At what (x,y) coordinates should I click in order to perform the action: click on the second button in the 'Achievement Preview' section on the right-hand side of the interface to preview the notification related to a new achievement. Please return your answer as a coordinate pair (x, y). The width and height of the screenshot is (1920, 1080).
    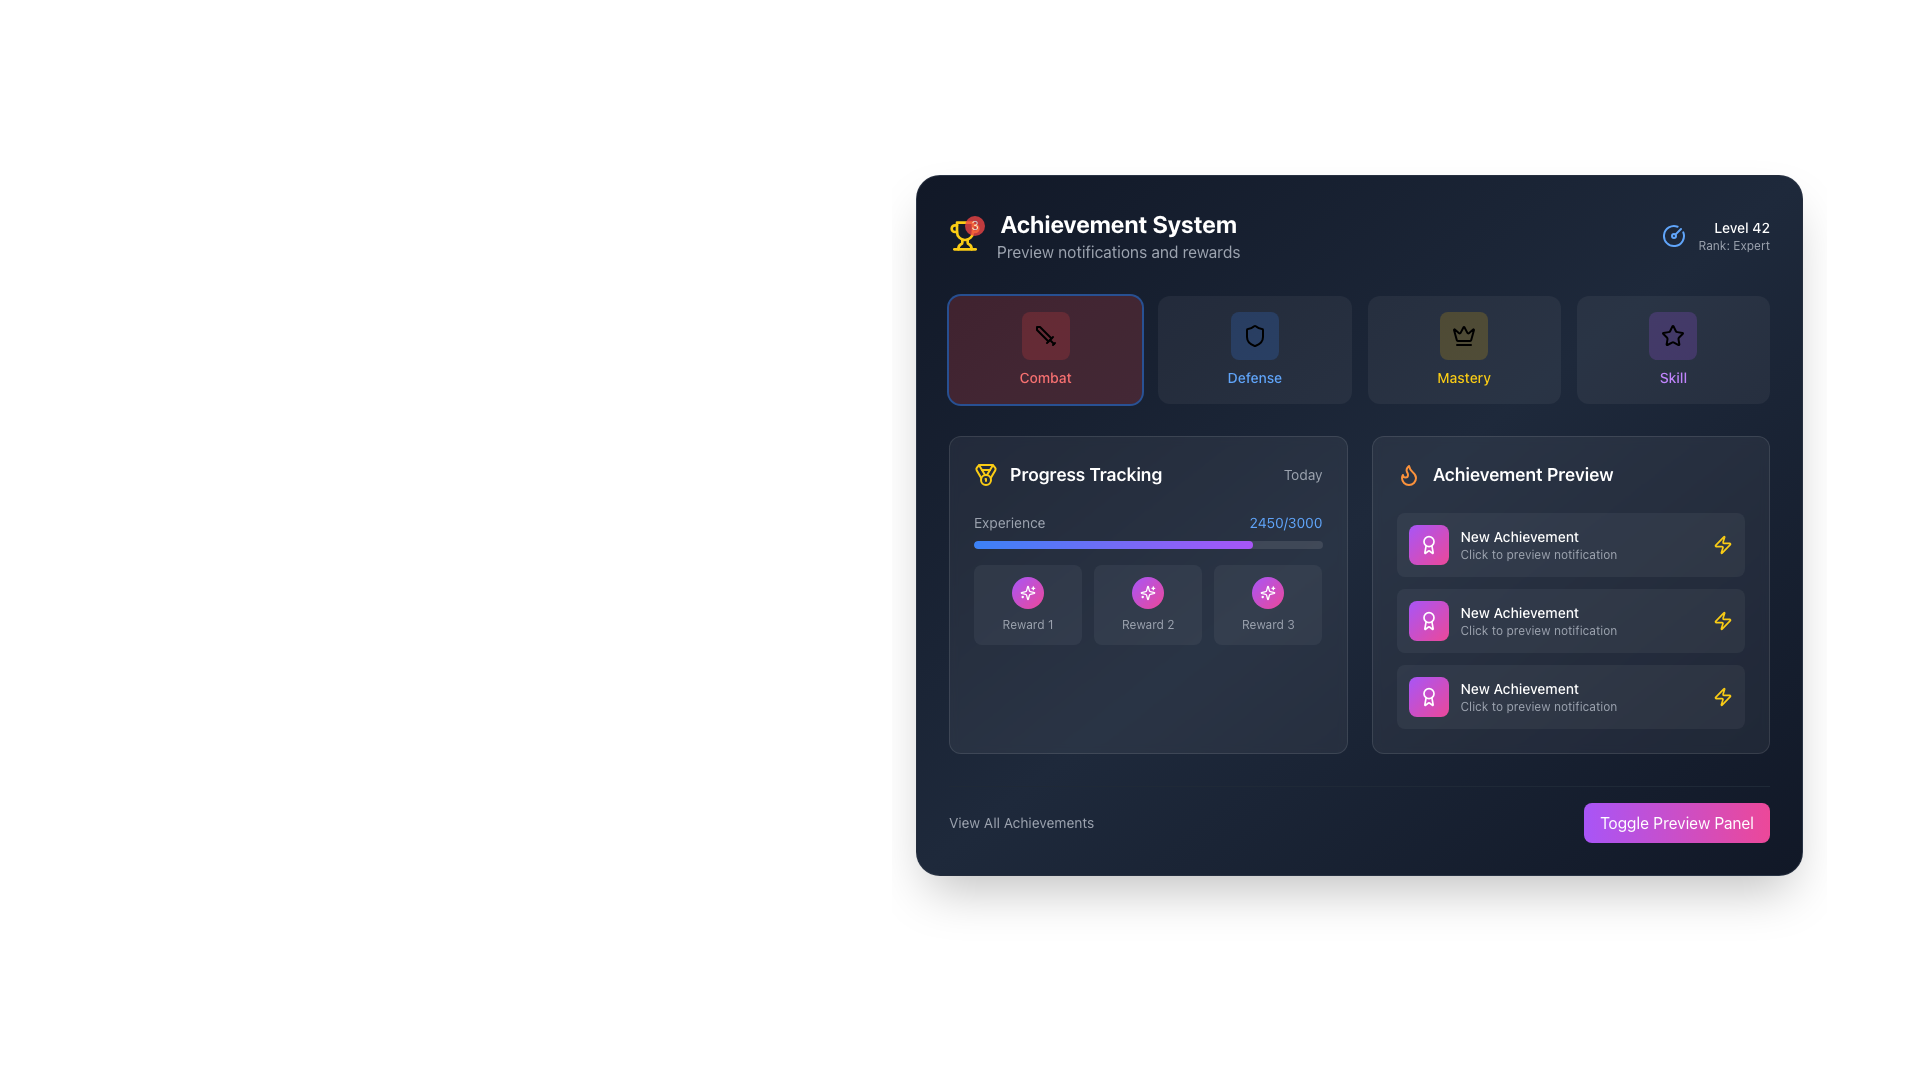
    Looking at the image, I should click on (1569, 593).